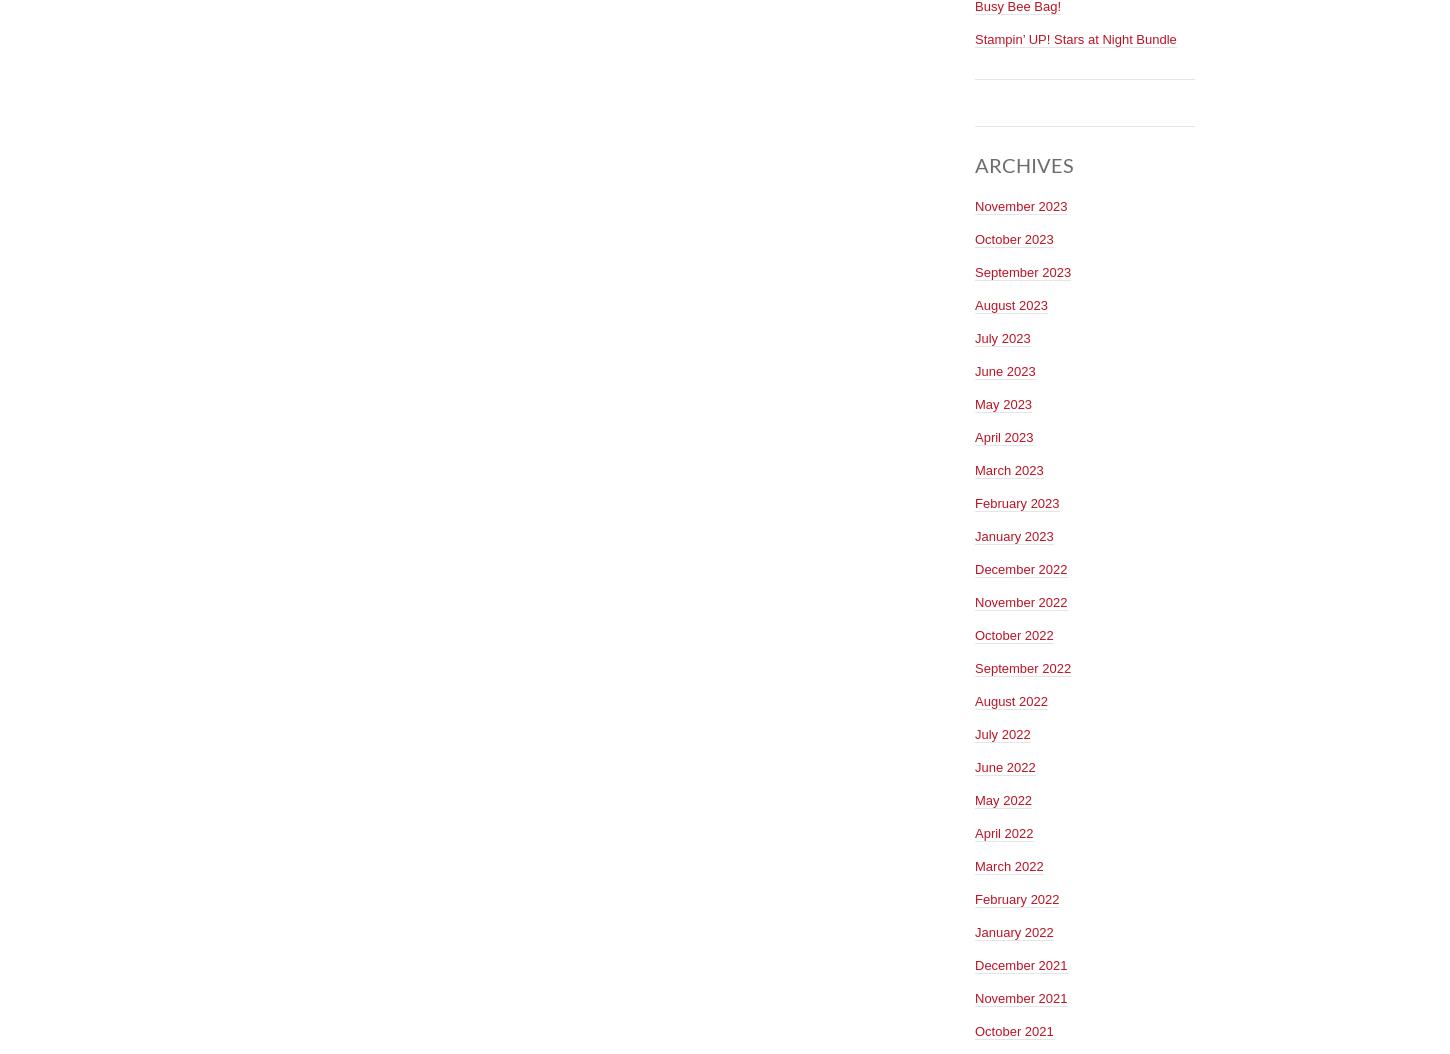 The width and height of the screenshot is (1450, 1054). What do you see at coordinates (1002, 337) in the screenshot?
I see `'July 2023'` at bounding box center [1002, 337].